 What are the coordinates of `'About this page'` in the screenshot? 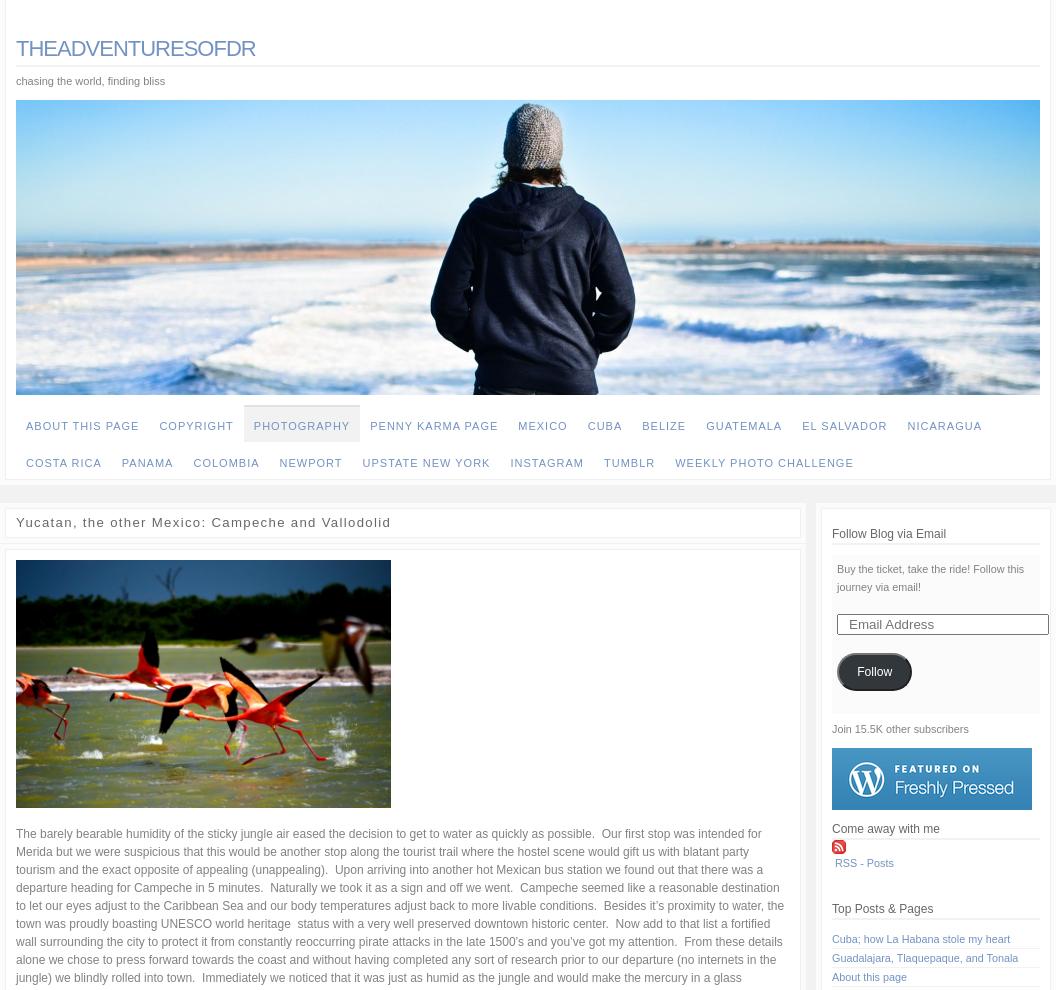 It's located at (868, 977).